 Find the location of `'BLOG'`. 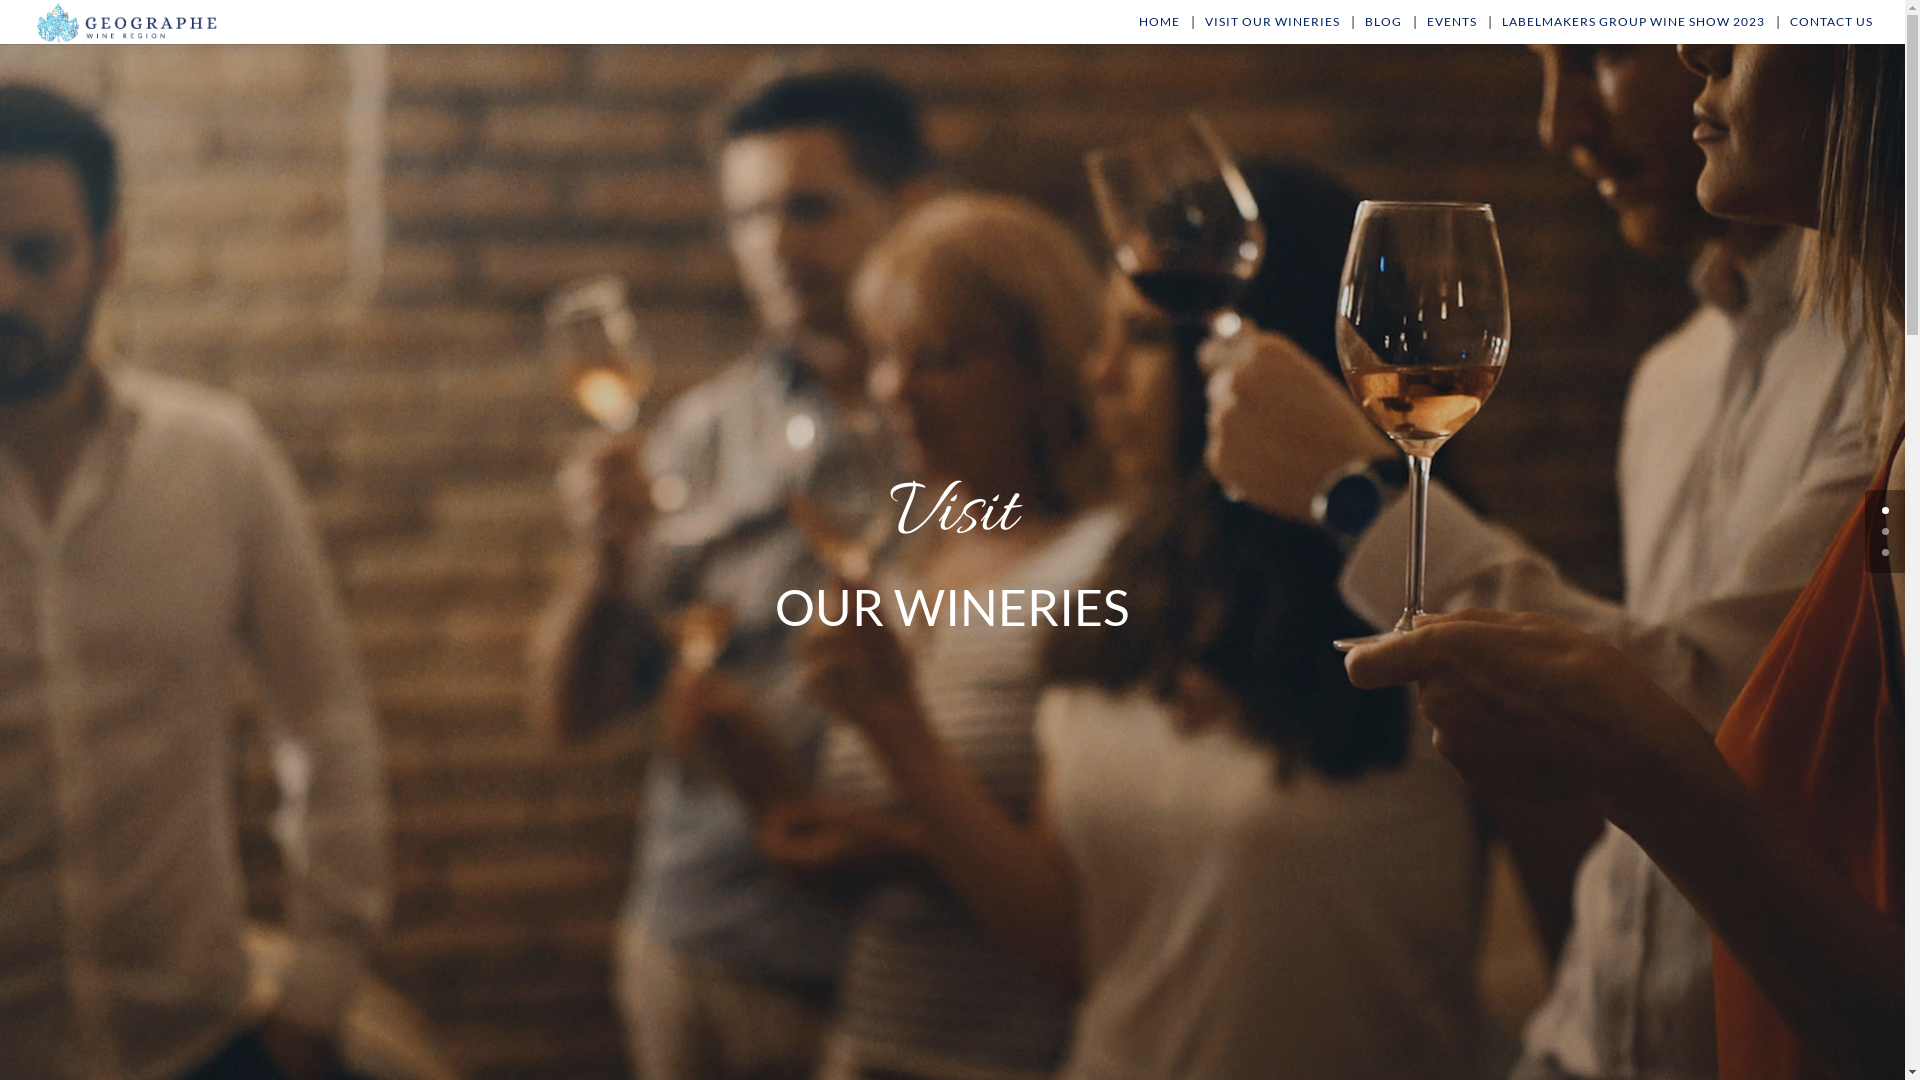

'BLOG' is located at coordinates (1382, 29).